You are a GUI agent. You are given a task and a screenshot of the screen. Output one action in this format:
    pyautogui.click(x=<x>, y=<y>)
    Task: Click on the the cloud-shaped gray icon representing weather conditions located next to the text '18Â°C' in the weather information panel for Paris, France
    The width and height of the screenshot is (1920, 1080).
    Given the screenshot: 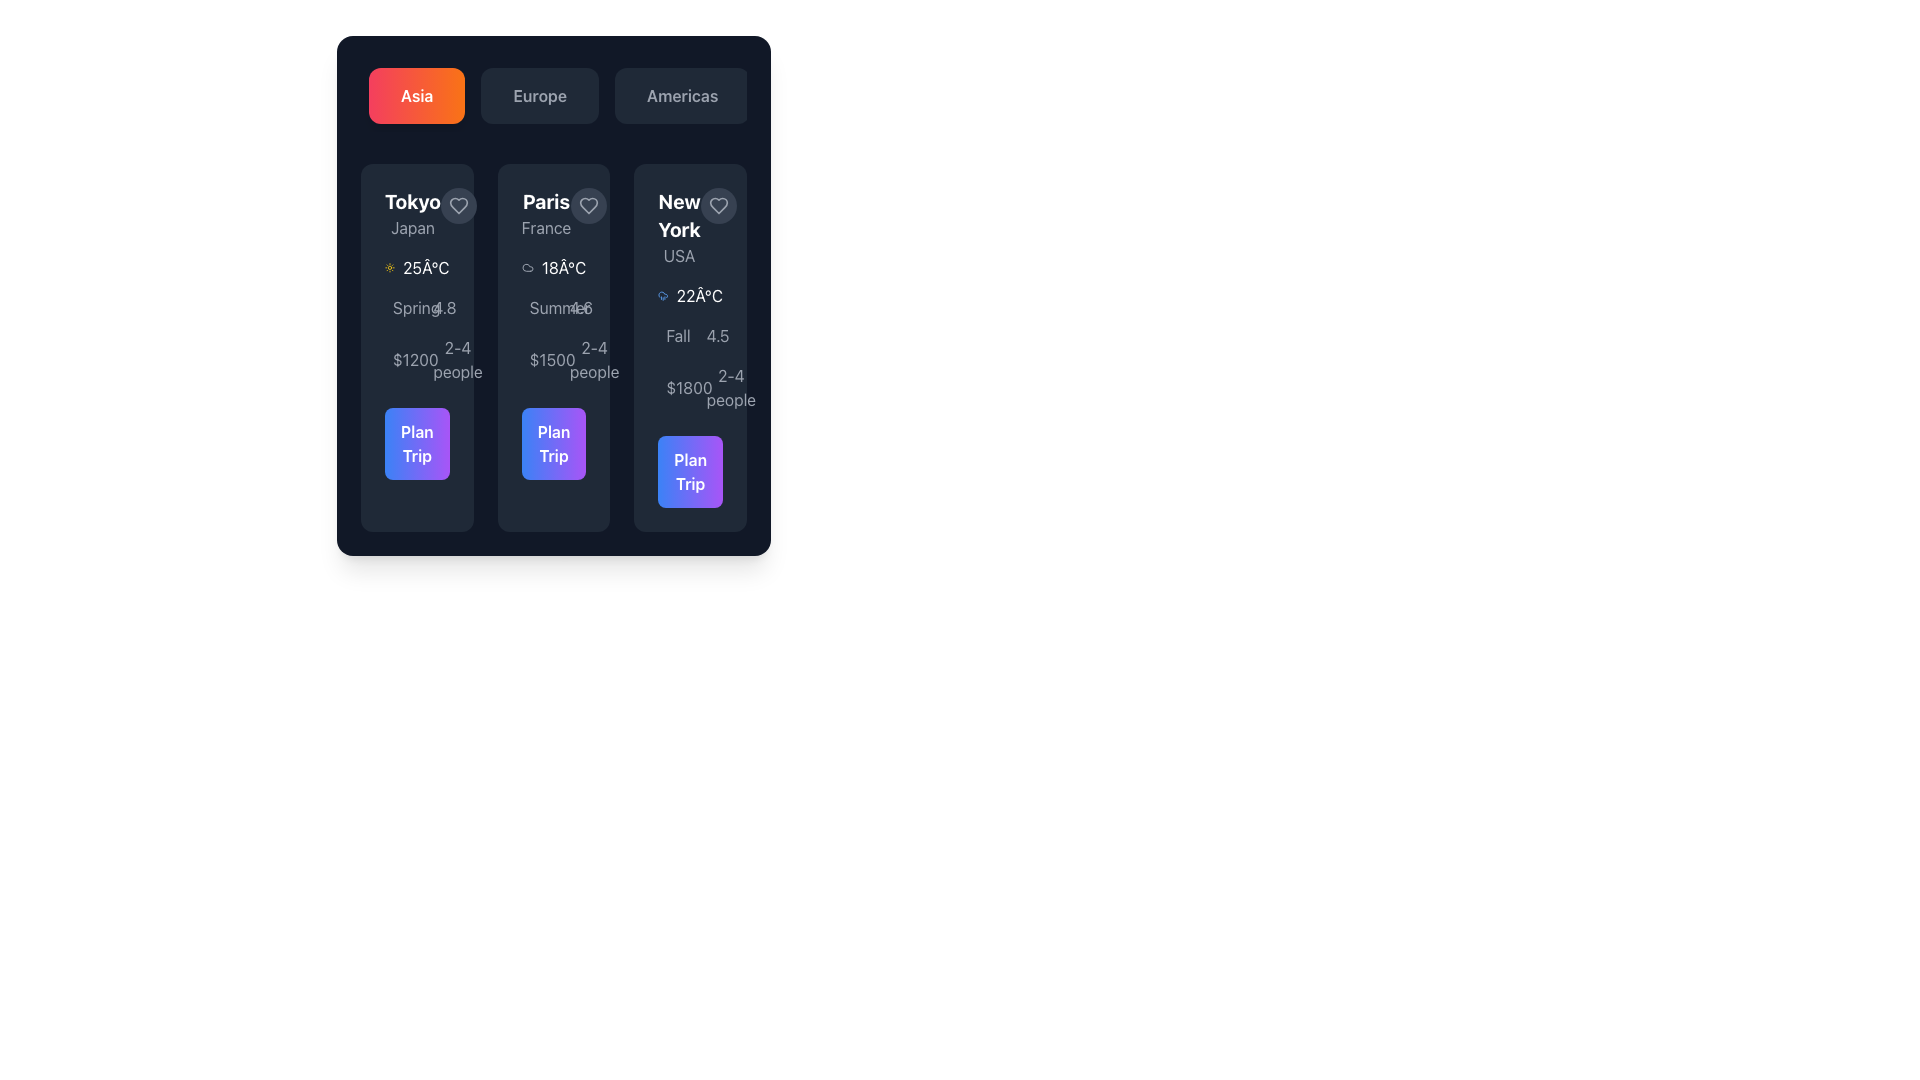 What is the action you would take?
    pyautogui.click(x=527, y=266)
    